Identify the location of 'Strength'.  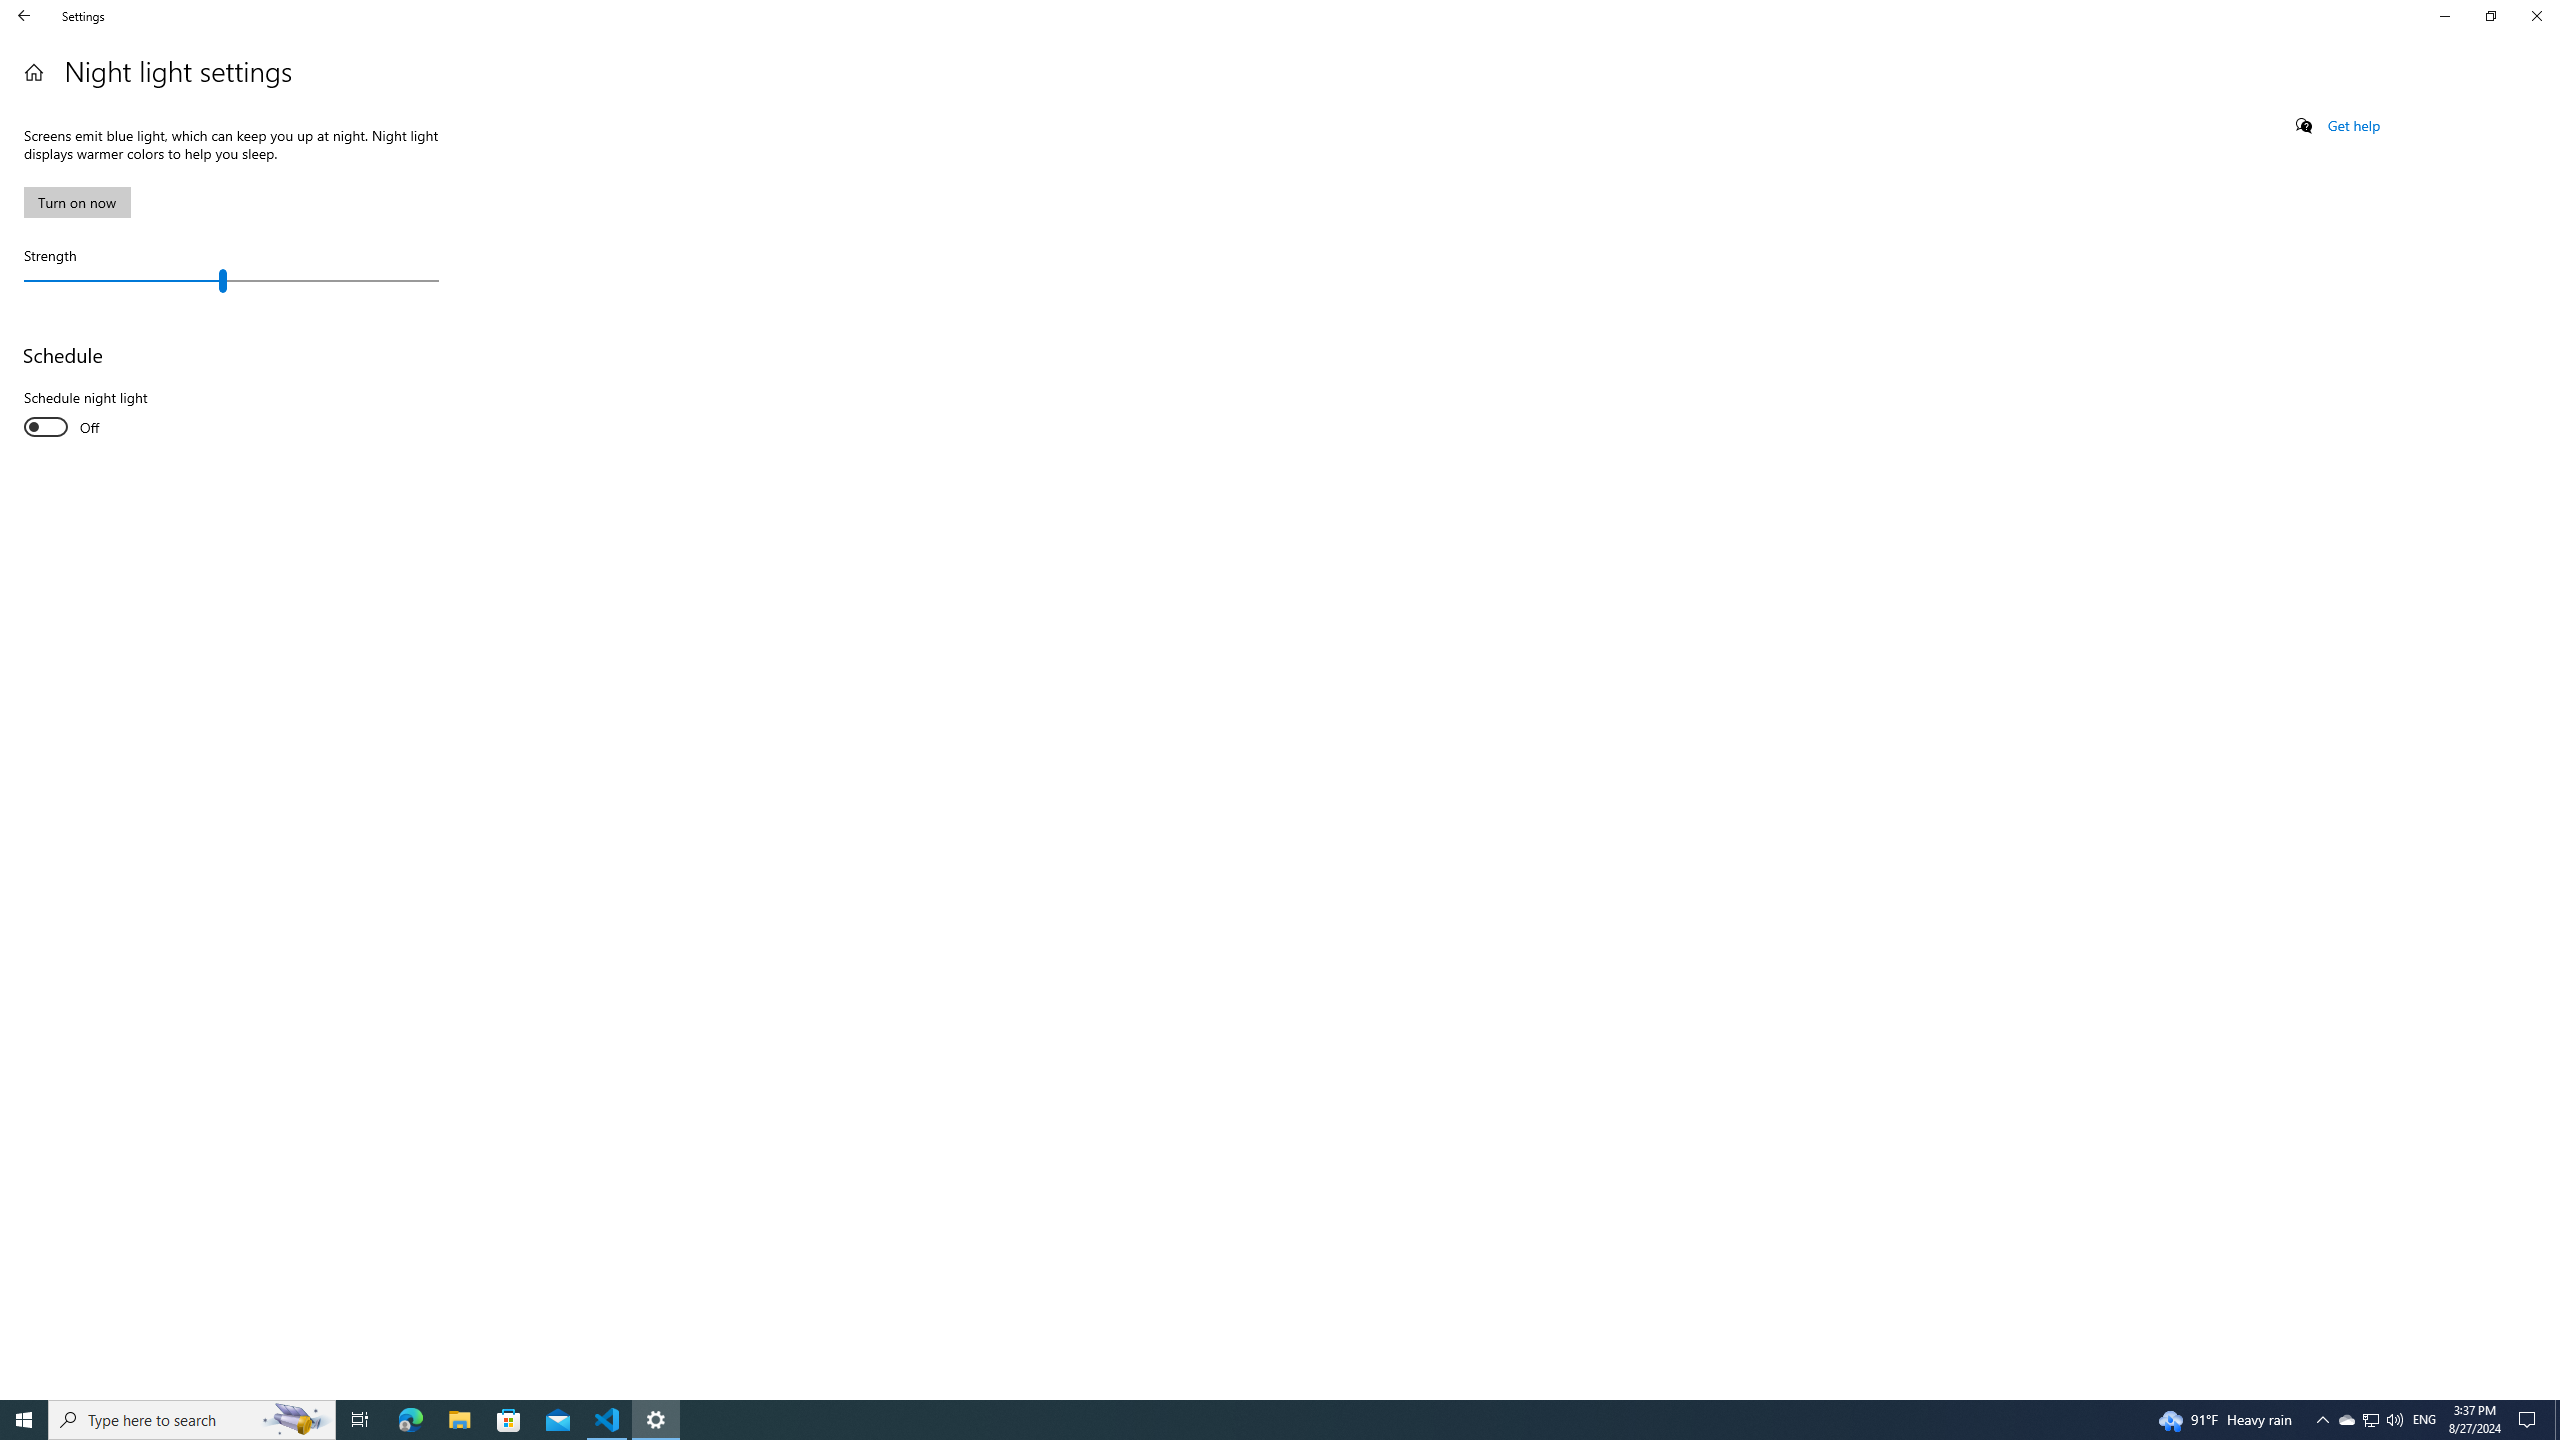
(229, 279).